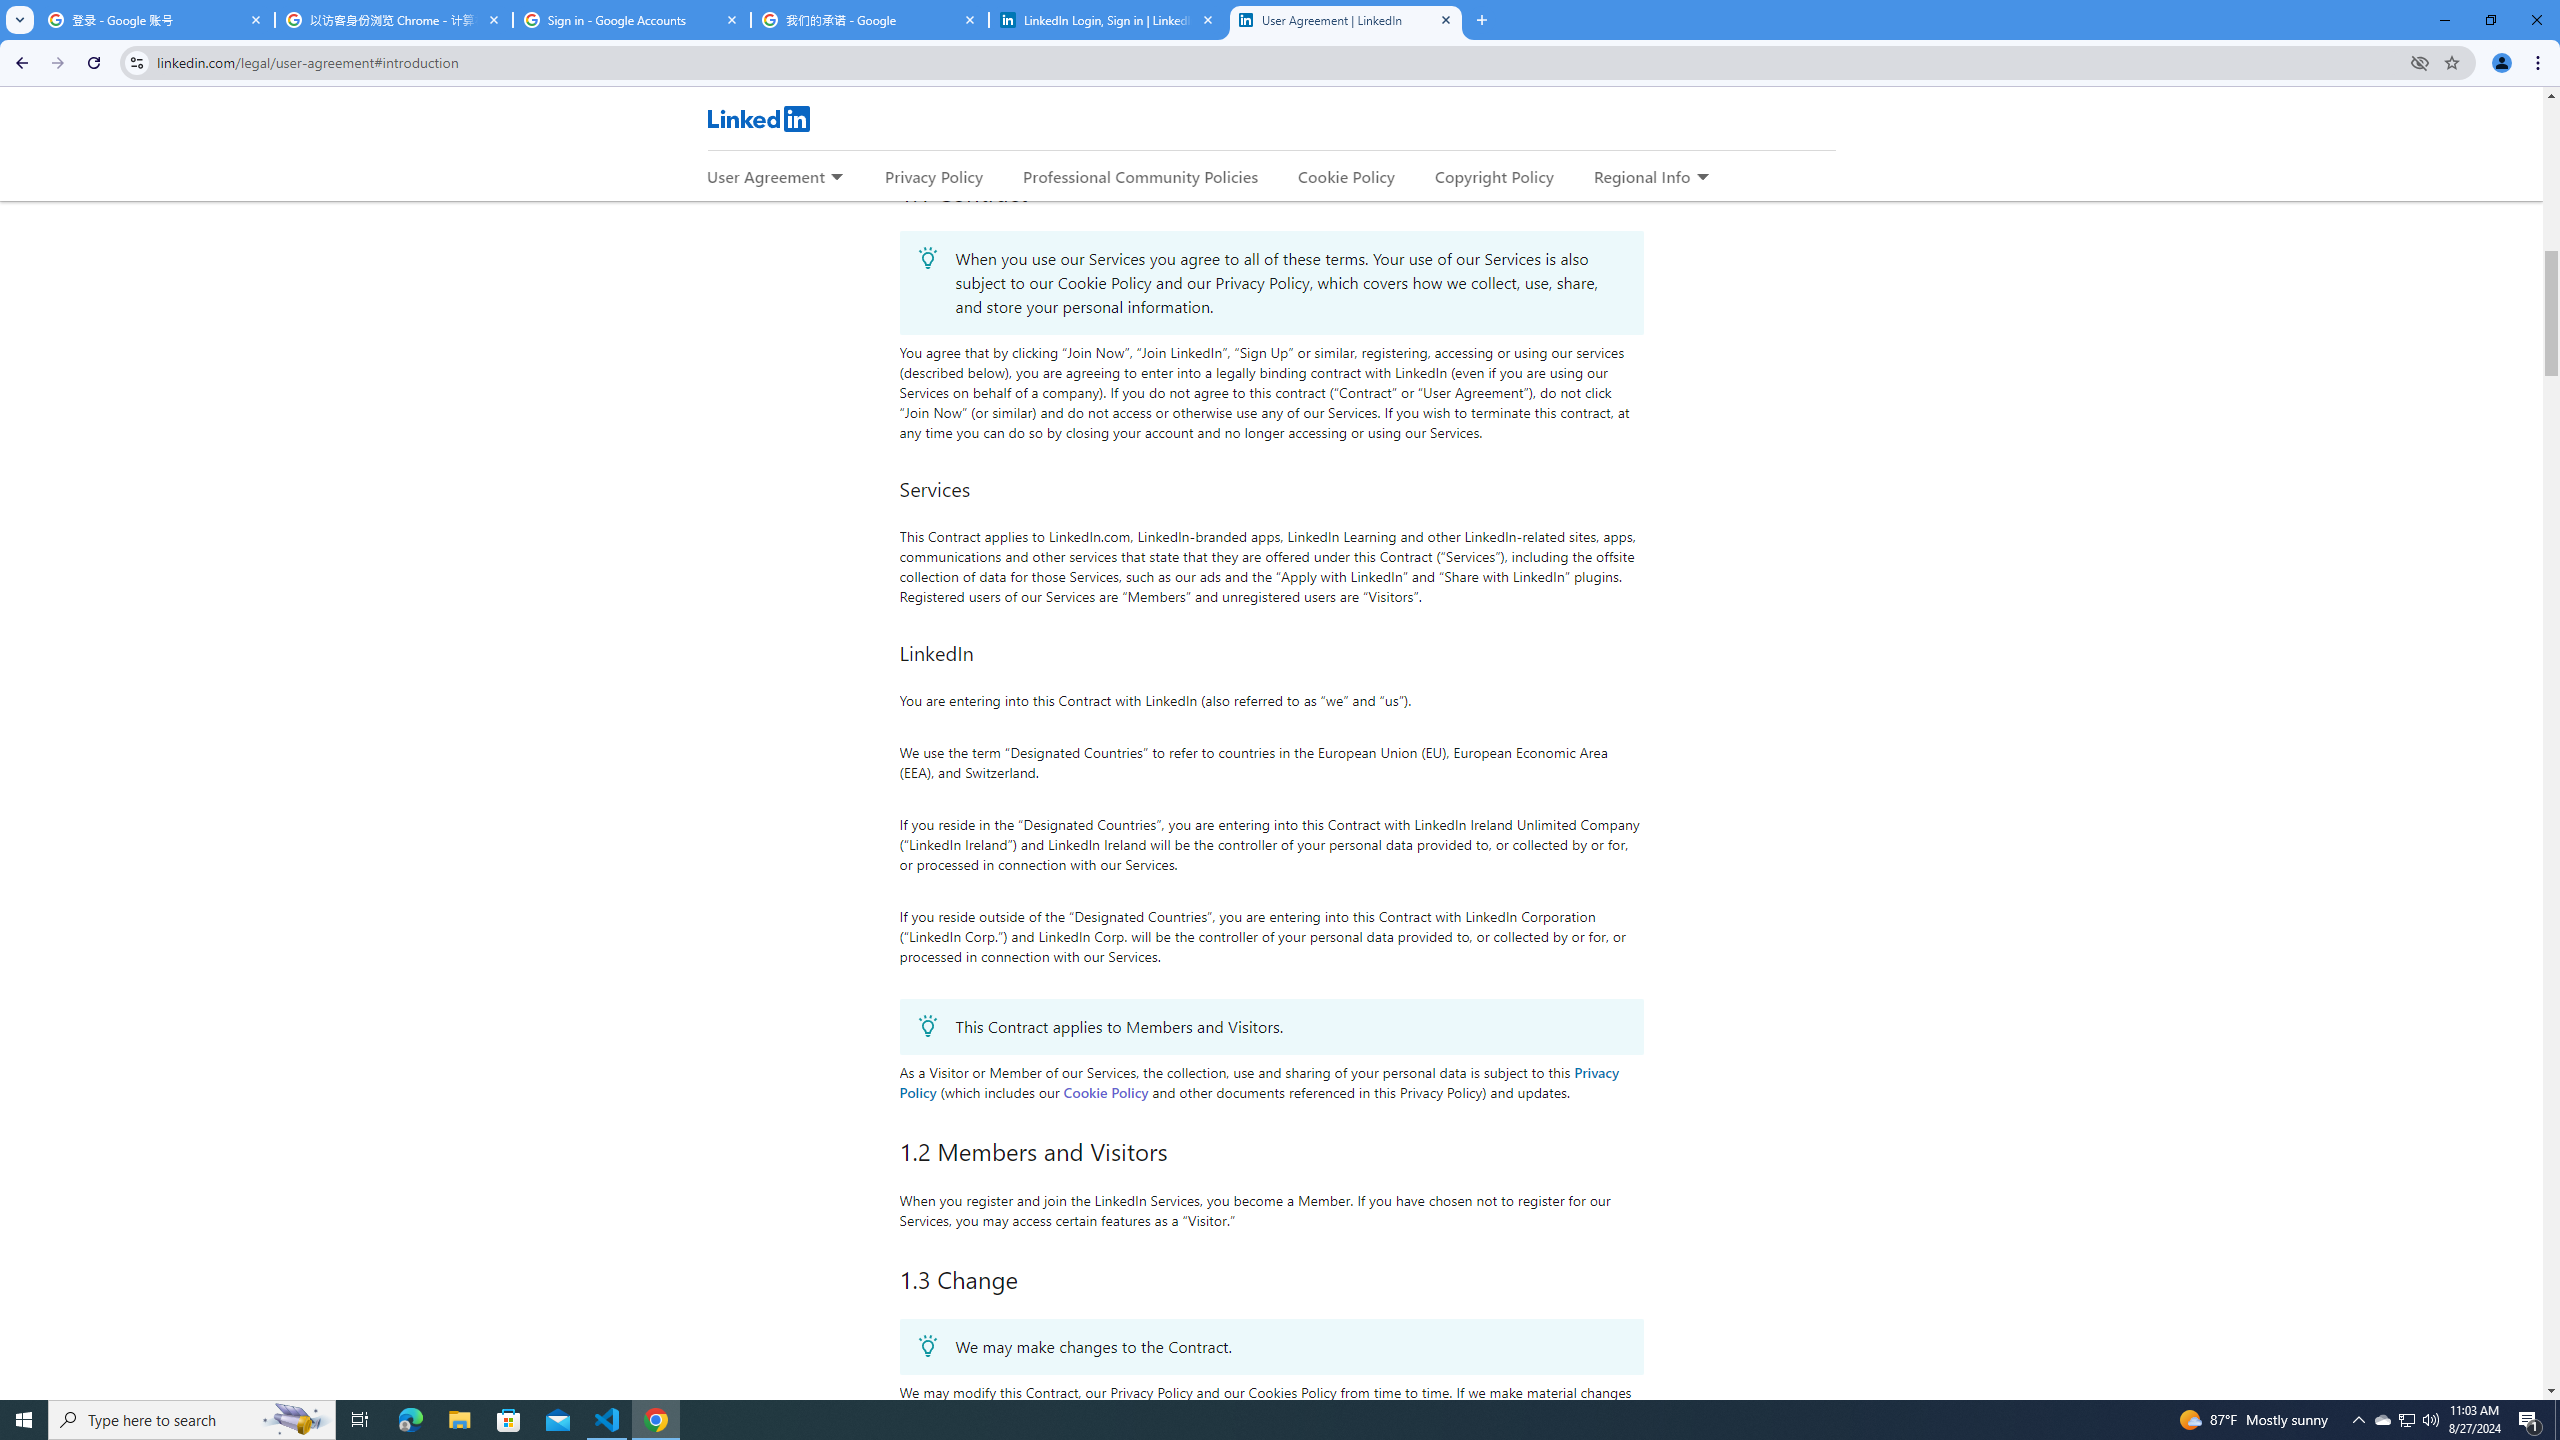 The height and width of the screenshot is (1440, 2560). I want to click on 'Expand to show more links for User Agreement', so click(835, 177).